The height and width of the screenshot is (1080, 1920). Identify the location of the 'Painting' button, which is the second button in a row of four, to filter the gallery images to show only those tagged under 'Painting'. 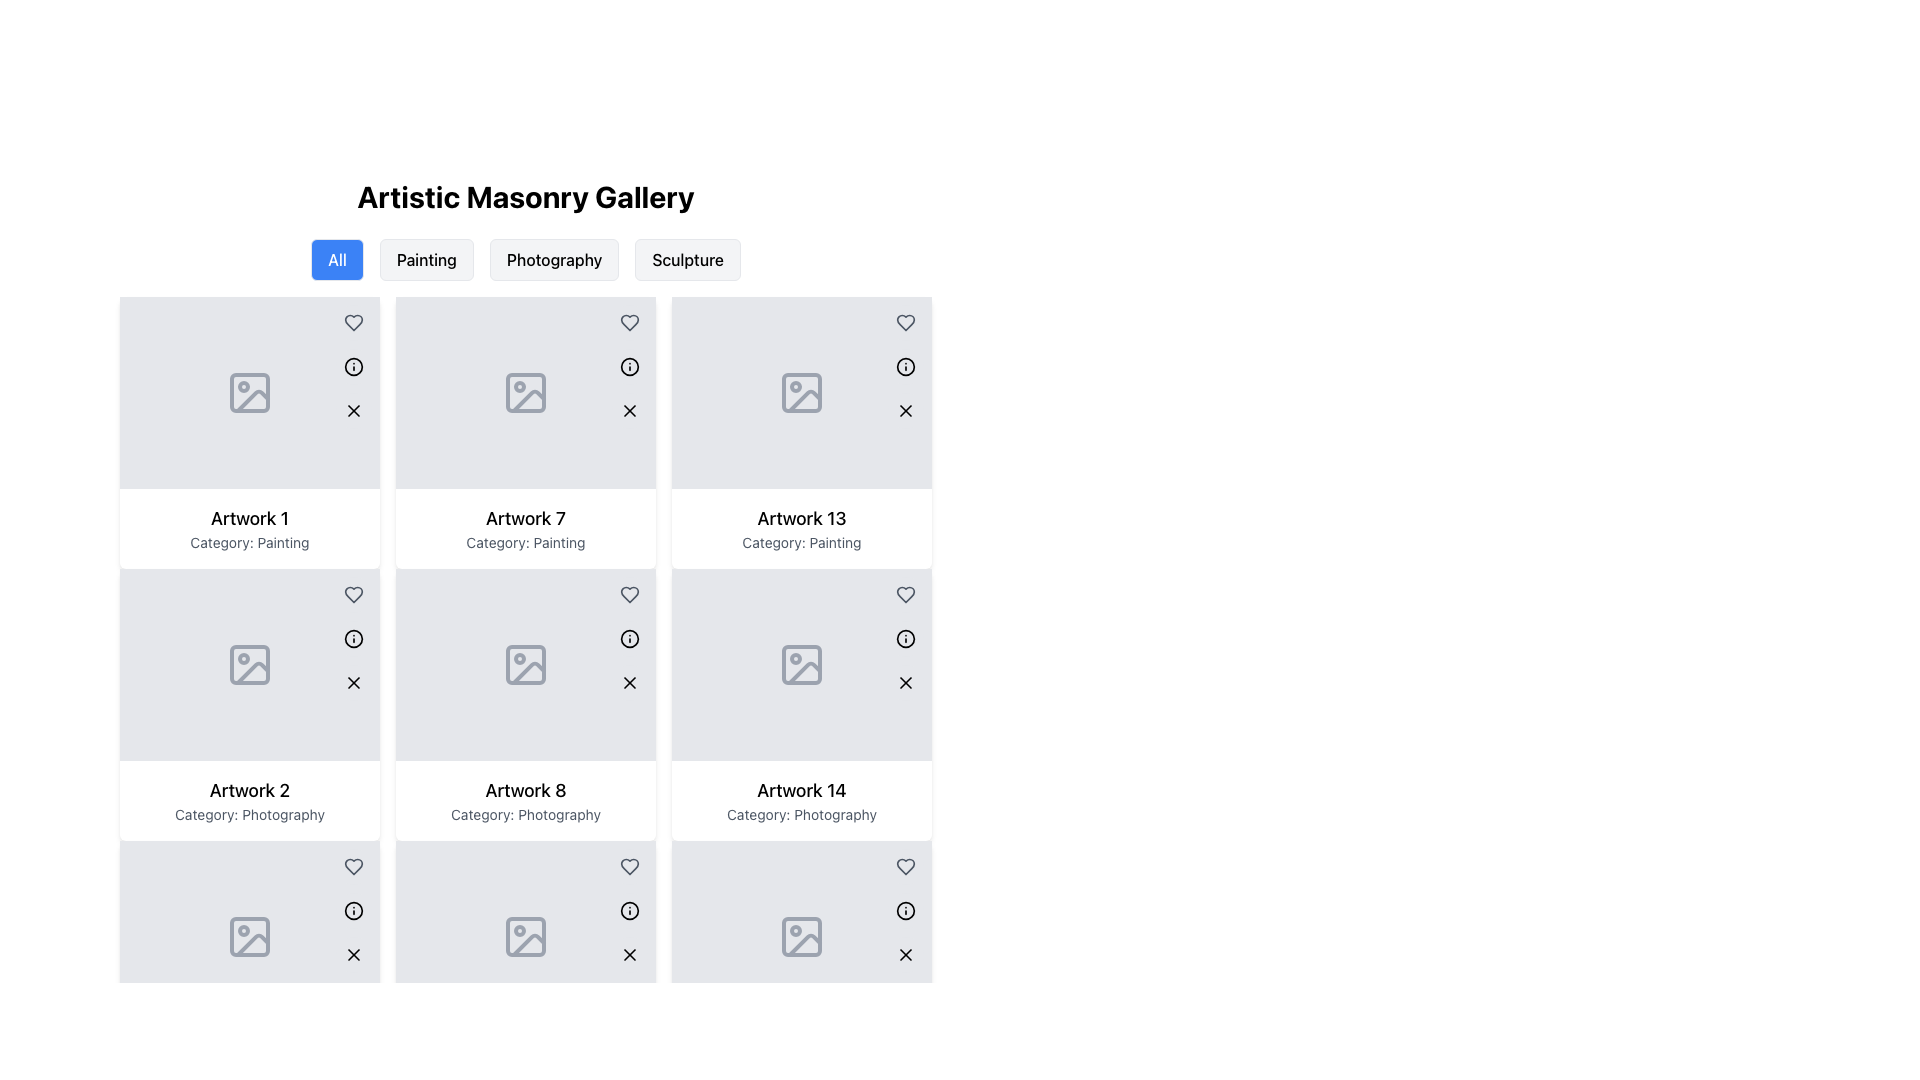
(425, 258).